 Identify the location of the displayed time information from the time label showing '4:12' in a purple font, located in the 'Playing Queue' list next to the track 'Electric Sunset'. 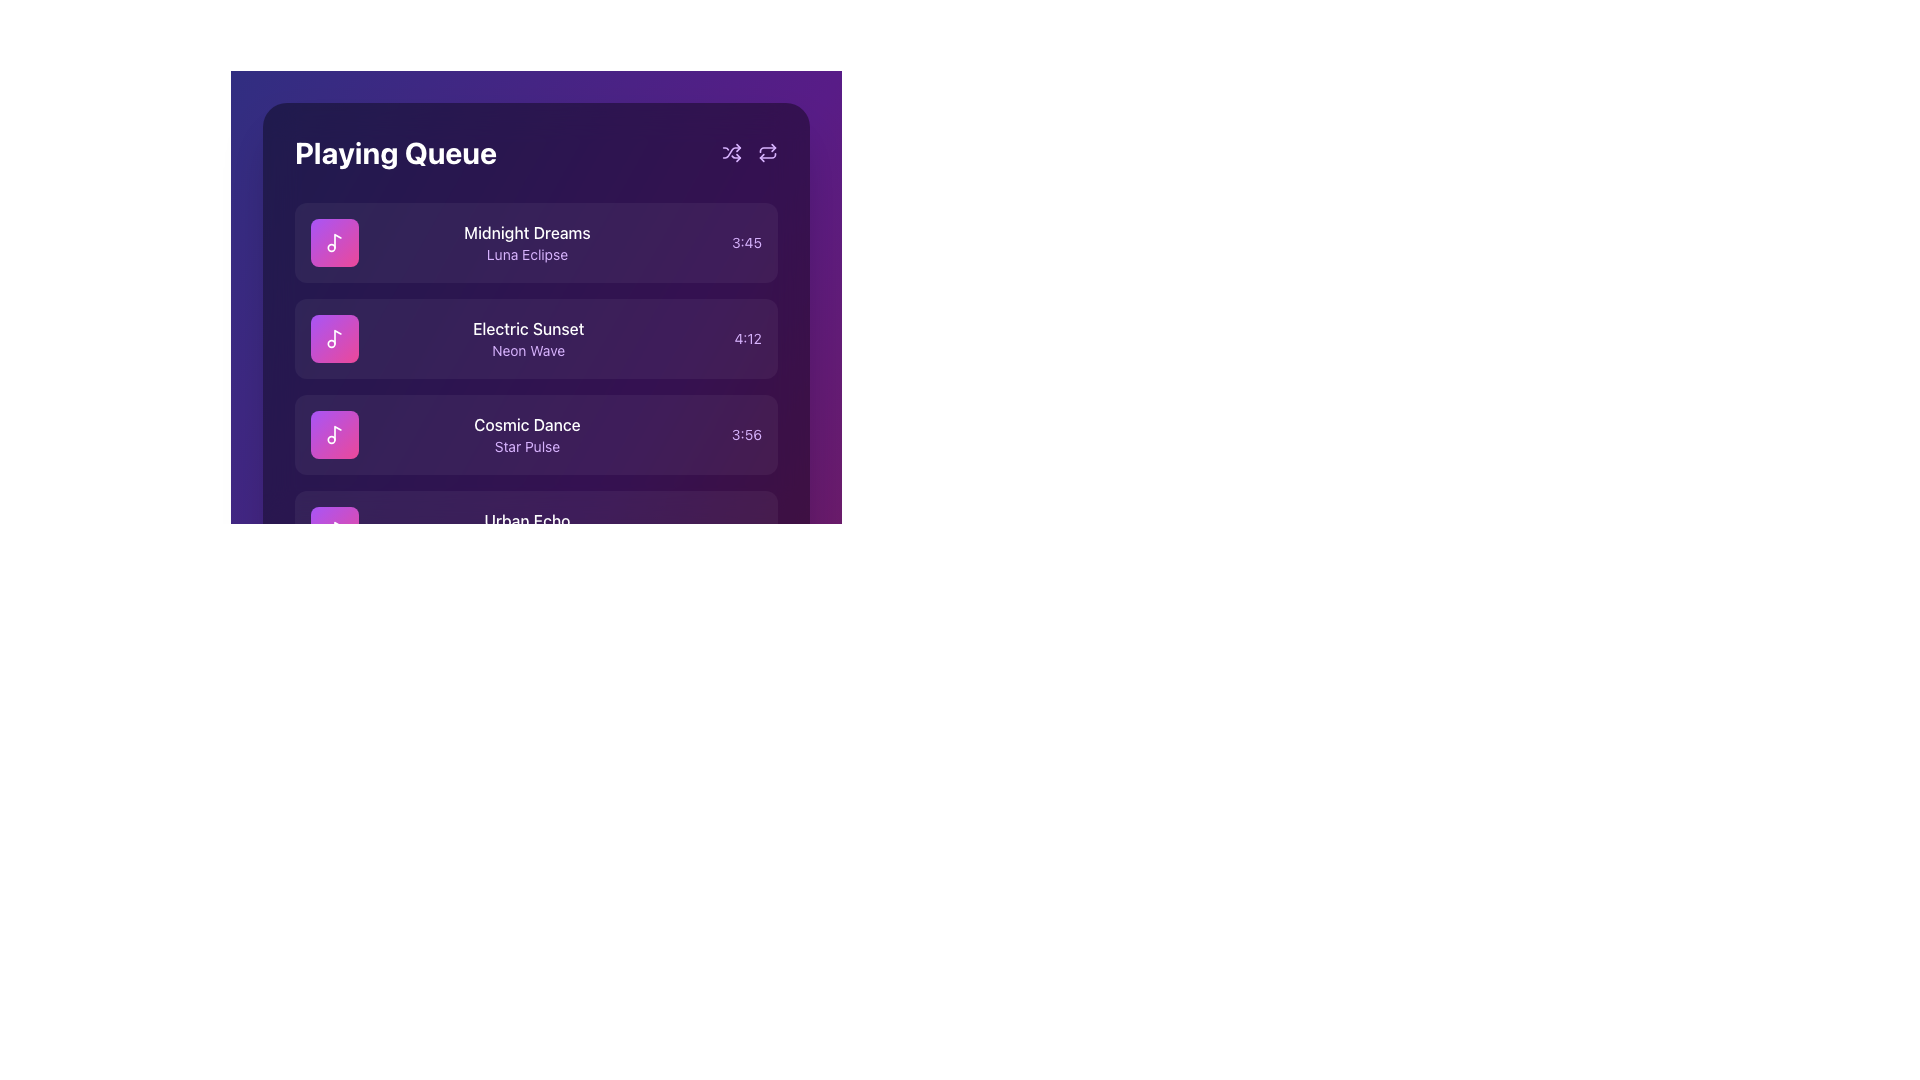
(729, 338).